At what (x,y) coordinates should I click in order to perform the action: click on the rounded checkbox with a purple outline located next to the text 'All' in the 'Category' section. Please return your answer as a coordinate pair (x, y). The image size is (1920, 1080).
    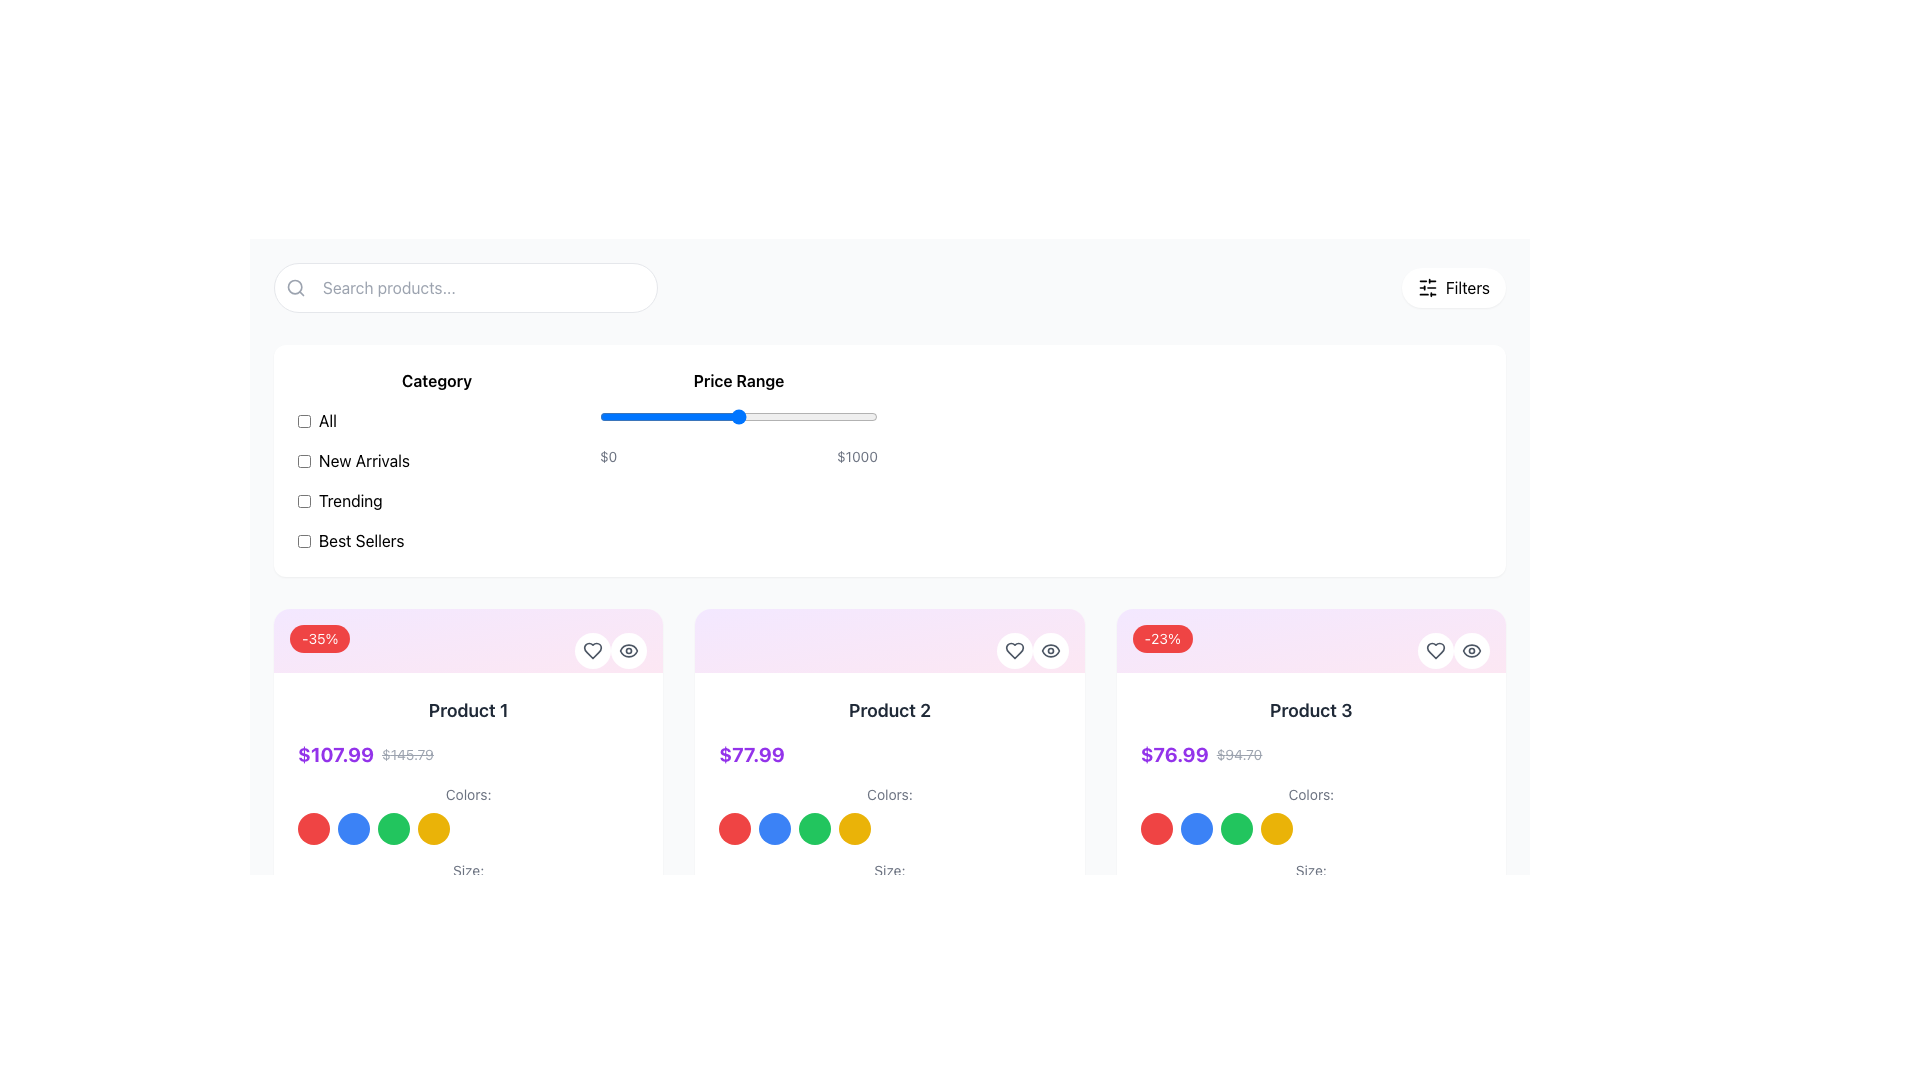
    Looking at the image, I should click on (303, 419).